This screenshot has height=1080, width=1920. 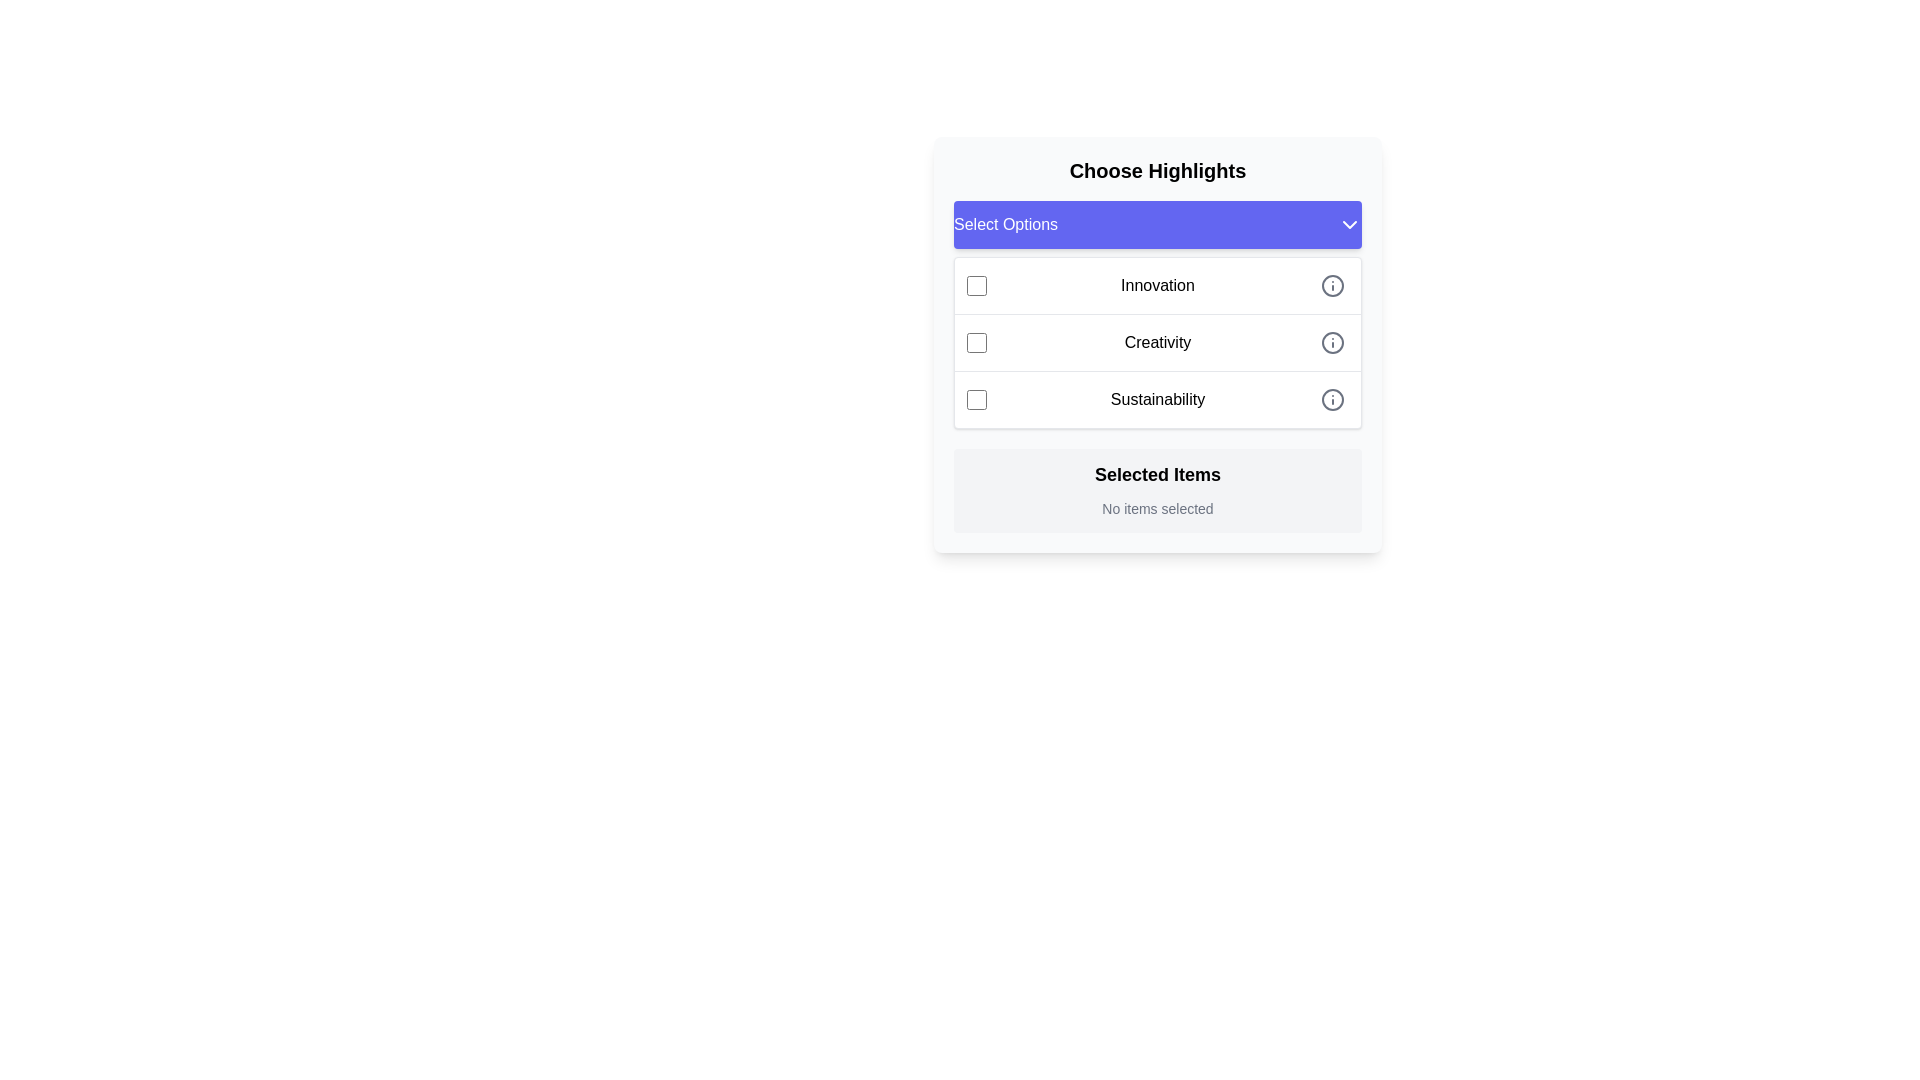 What do you see at coordinates (1157, 400) in the screenshot?
I see `the text label displaying 'Sustainability'` at bounding box center [1157, 400].